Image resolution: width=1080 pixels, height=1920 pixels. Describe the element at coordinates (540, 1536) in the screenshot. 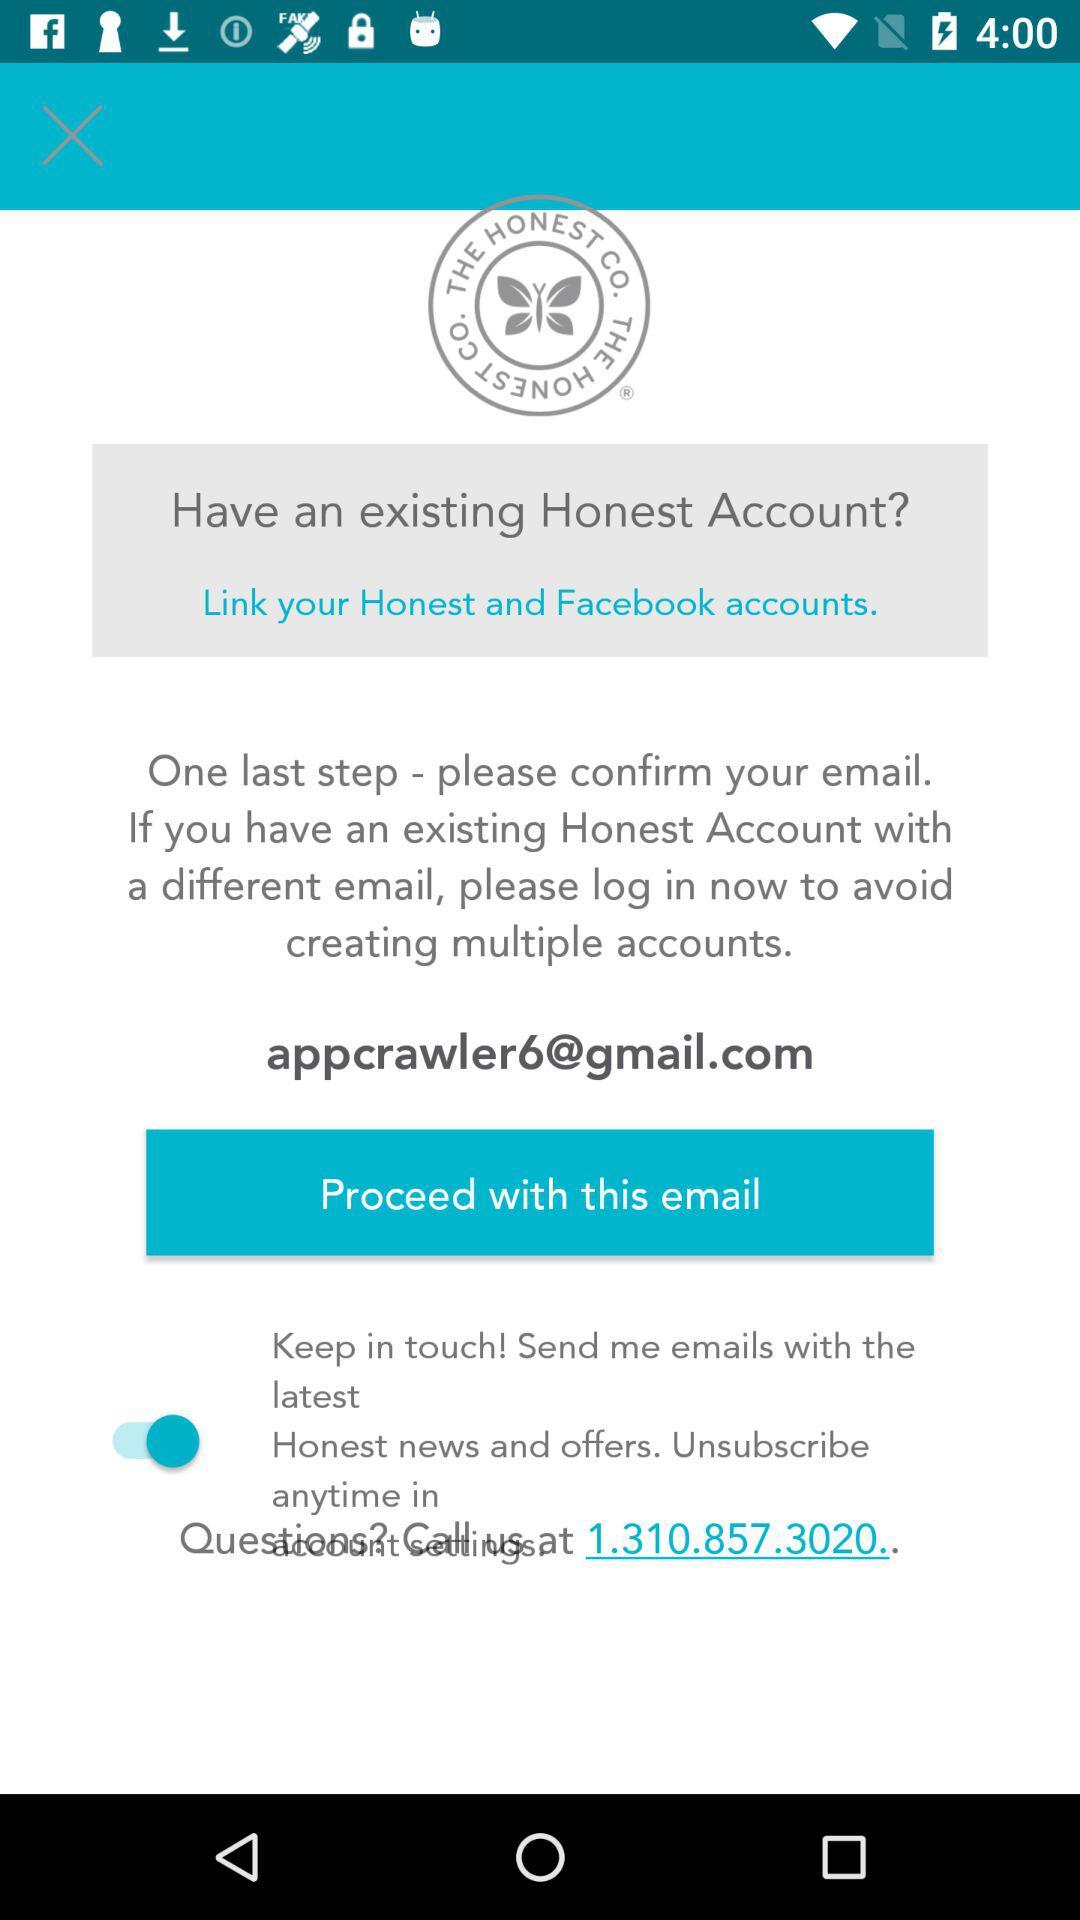

I see `questions call us item` at that location.